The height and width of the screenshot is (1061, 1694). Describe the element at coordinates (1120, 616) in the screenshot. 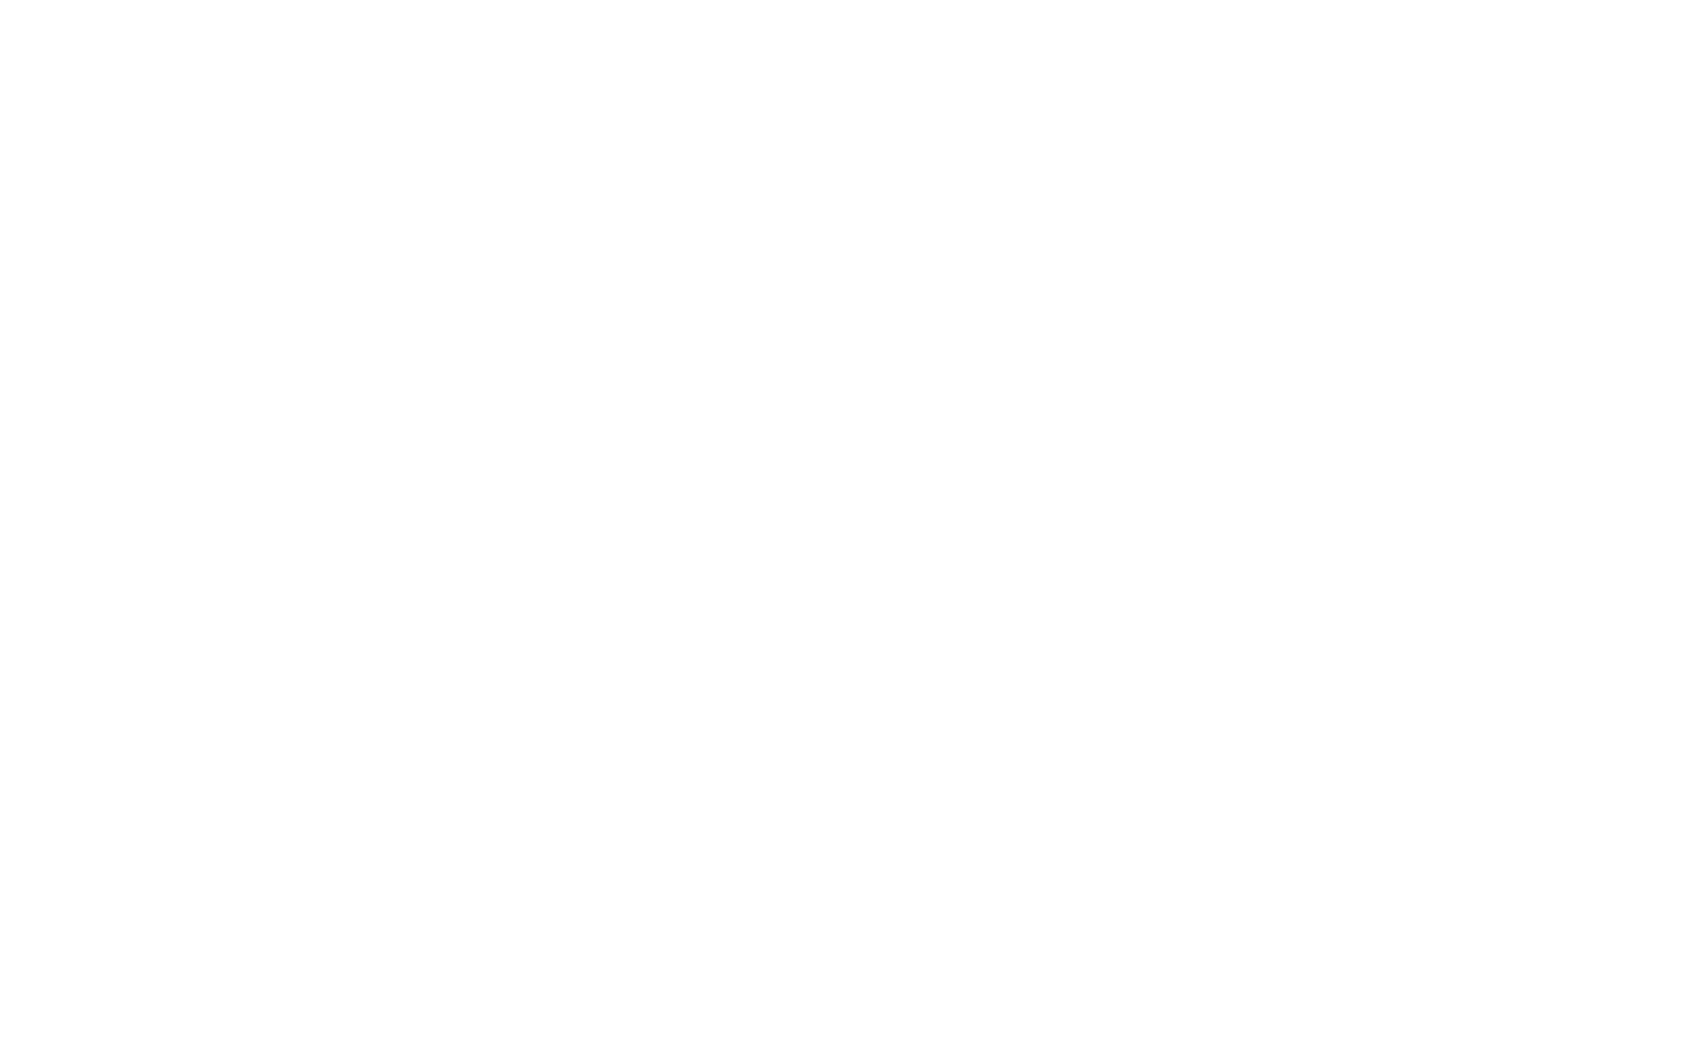

I see `'Media'` at that location.